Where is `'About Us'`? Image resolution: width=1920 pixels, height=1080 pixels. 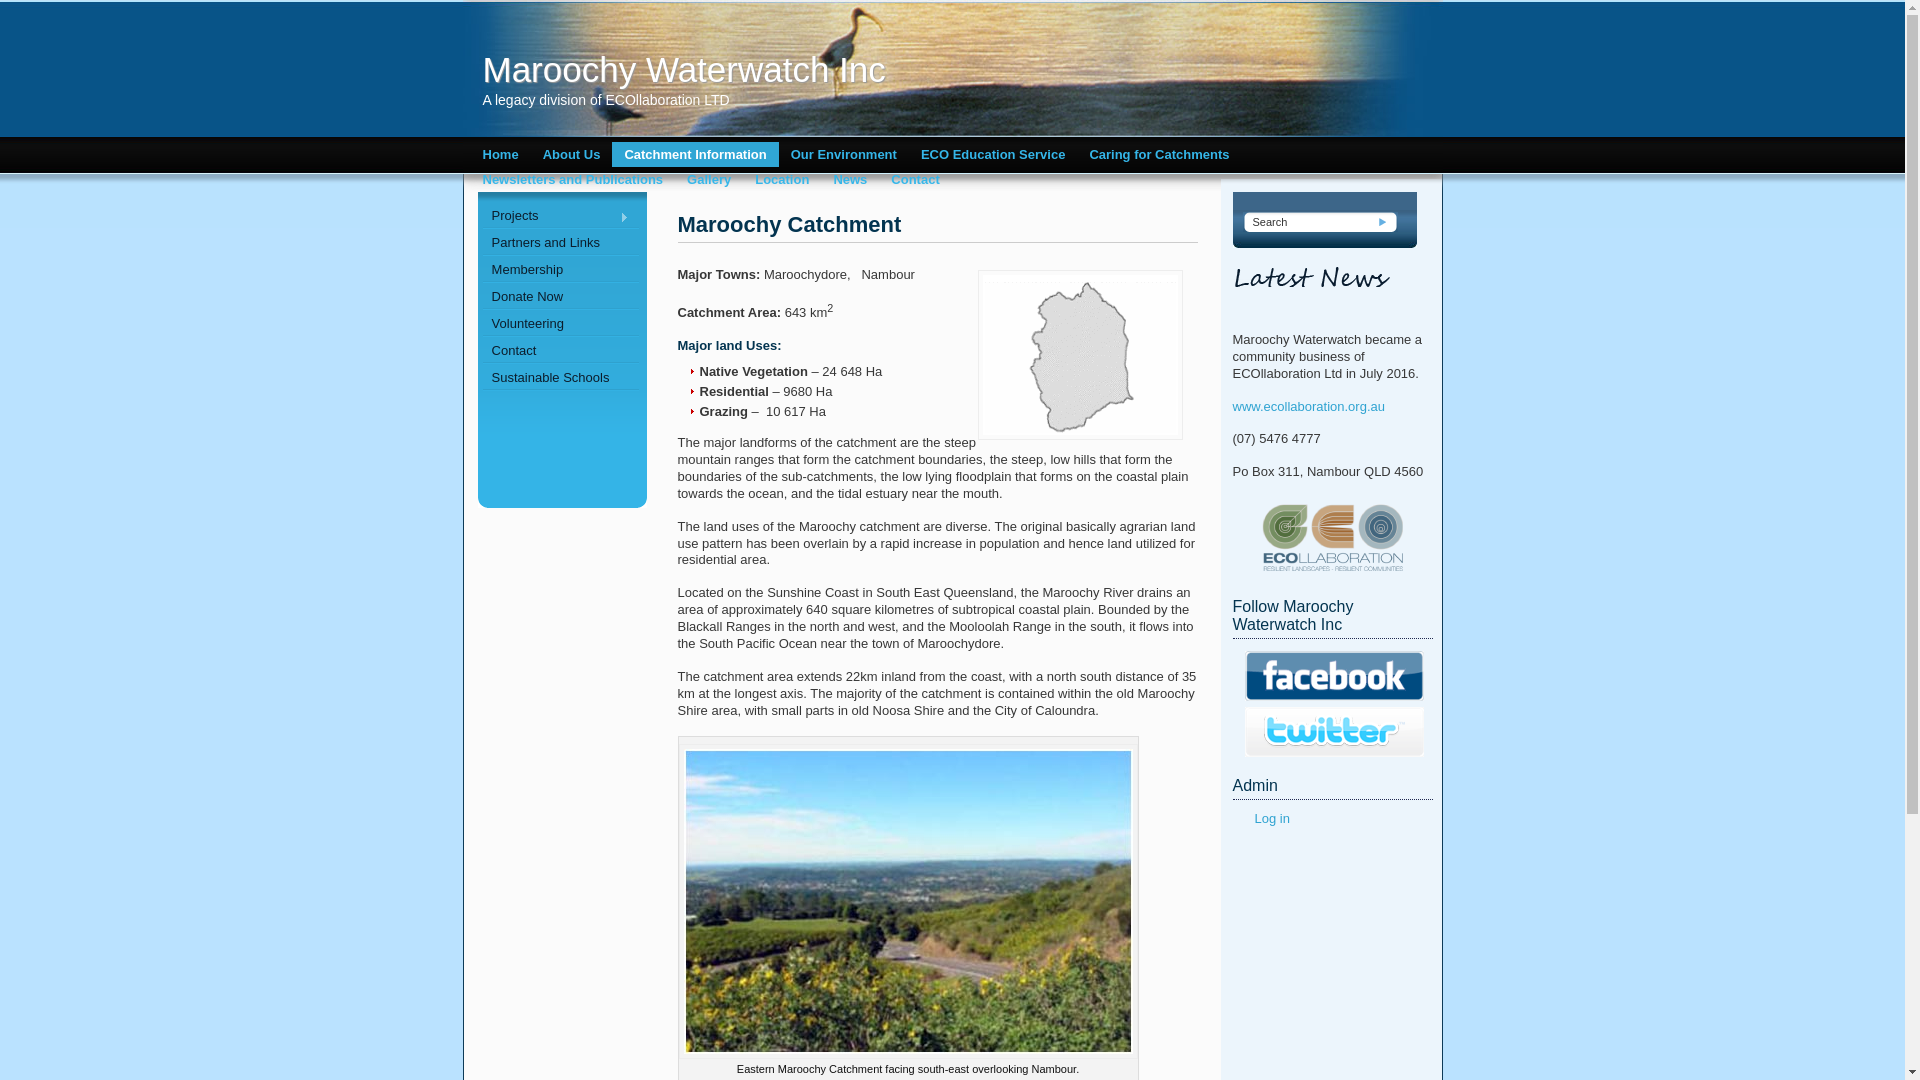
'About Us' is located at coordinates (570, 153).